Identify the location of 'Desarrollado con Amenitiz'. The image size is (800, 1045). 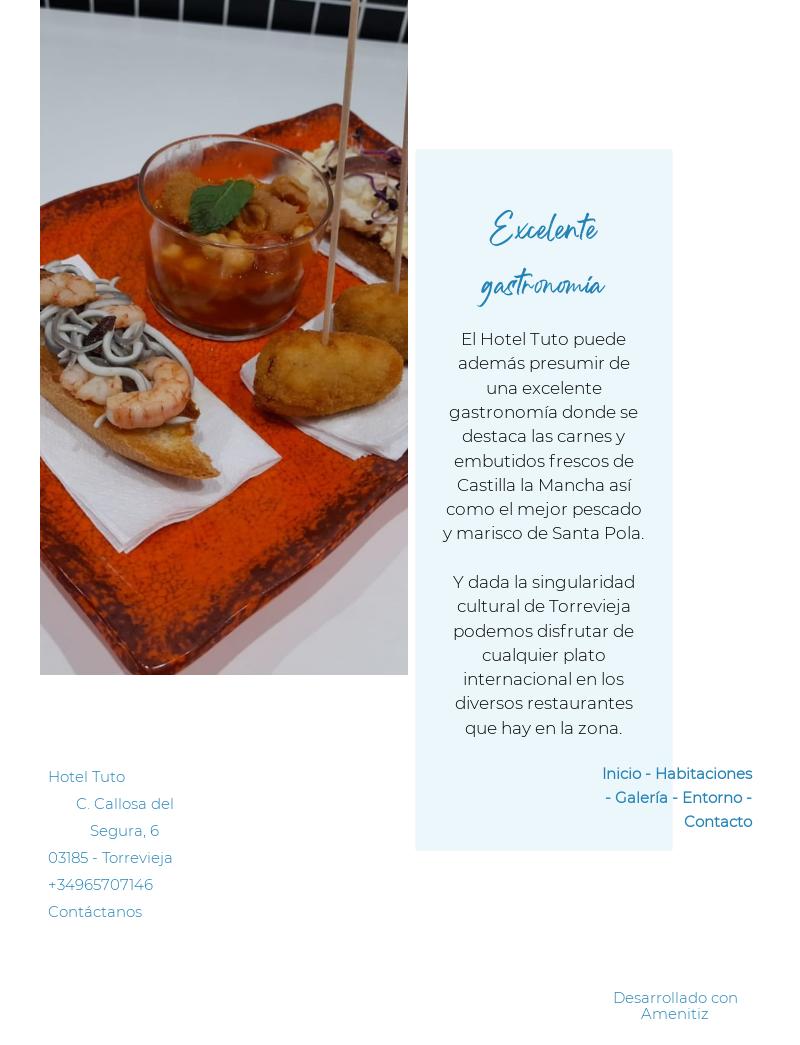
(674, 1004).